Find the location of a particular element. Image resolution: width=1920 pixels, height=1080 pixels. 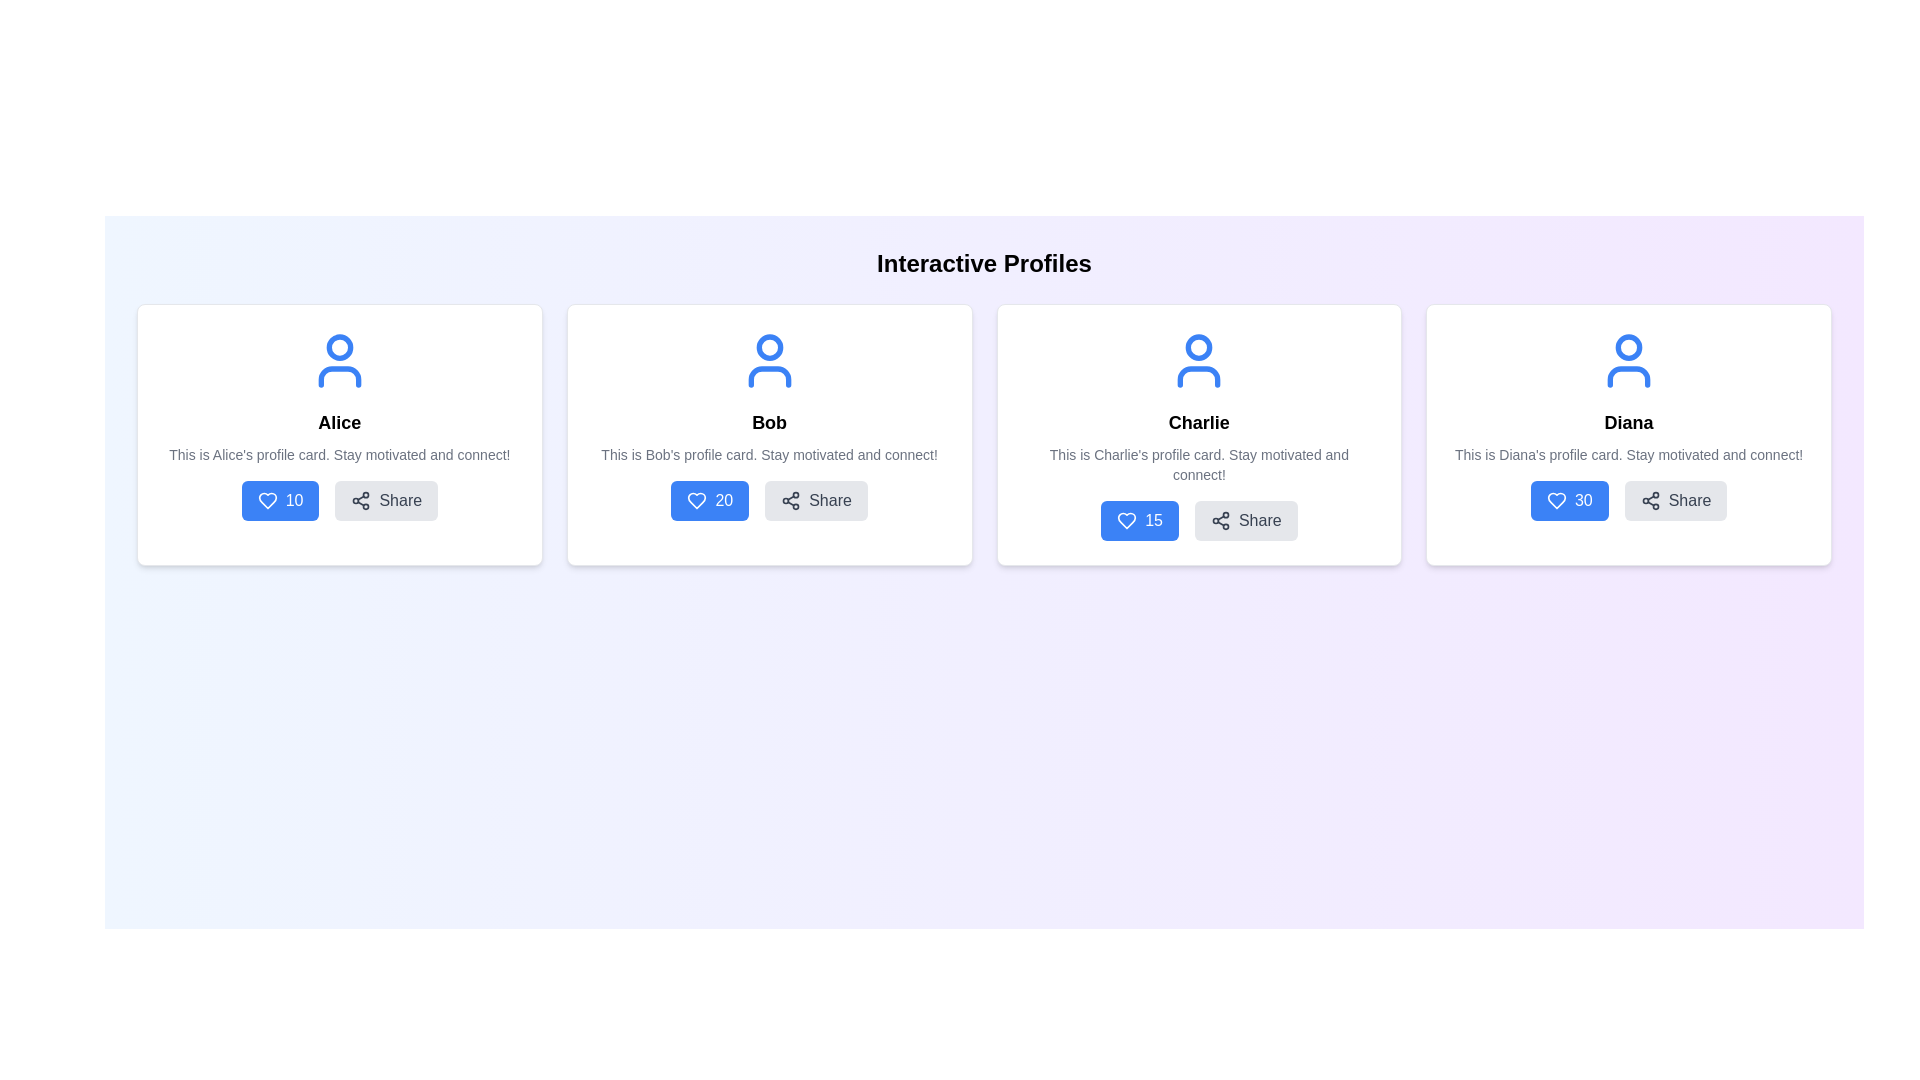

the Share icon located inside the button labeled 'Share' at the bottom-right of Diana's profile card to initiate sharing actions is located at coordinates (1650, 500).